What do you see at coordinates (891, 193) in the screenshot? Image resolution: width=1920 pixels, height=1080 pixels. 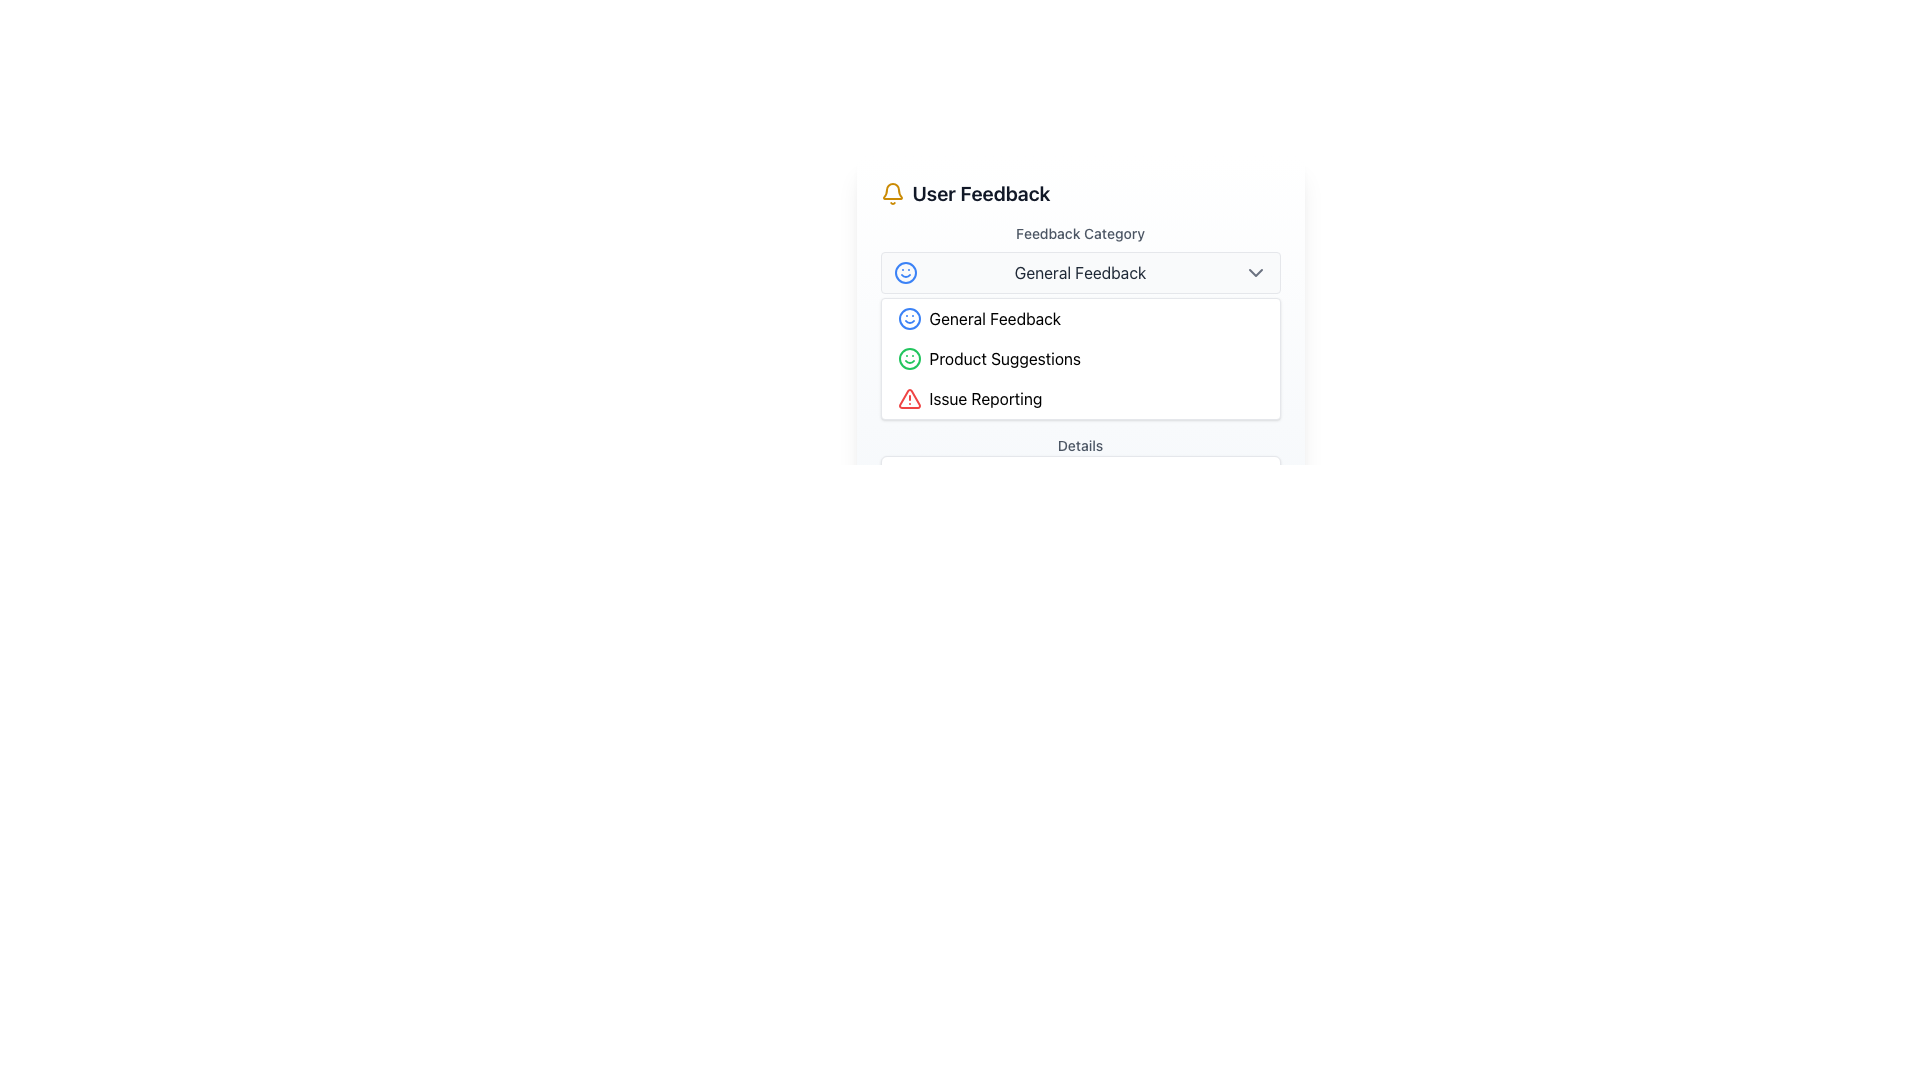 I see `the bell-shaped icon with a yellow stroke design located to the left of the 'User Feedback' text` at bounding box center [891, 193].